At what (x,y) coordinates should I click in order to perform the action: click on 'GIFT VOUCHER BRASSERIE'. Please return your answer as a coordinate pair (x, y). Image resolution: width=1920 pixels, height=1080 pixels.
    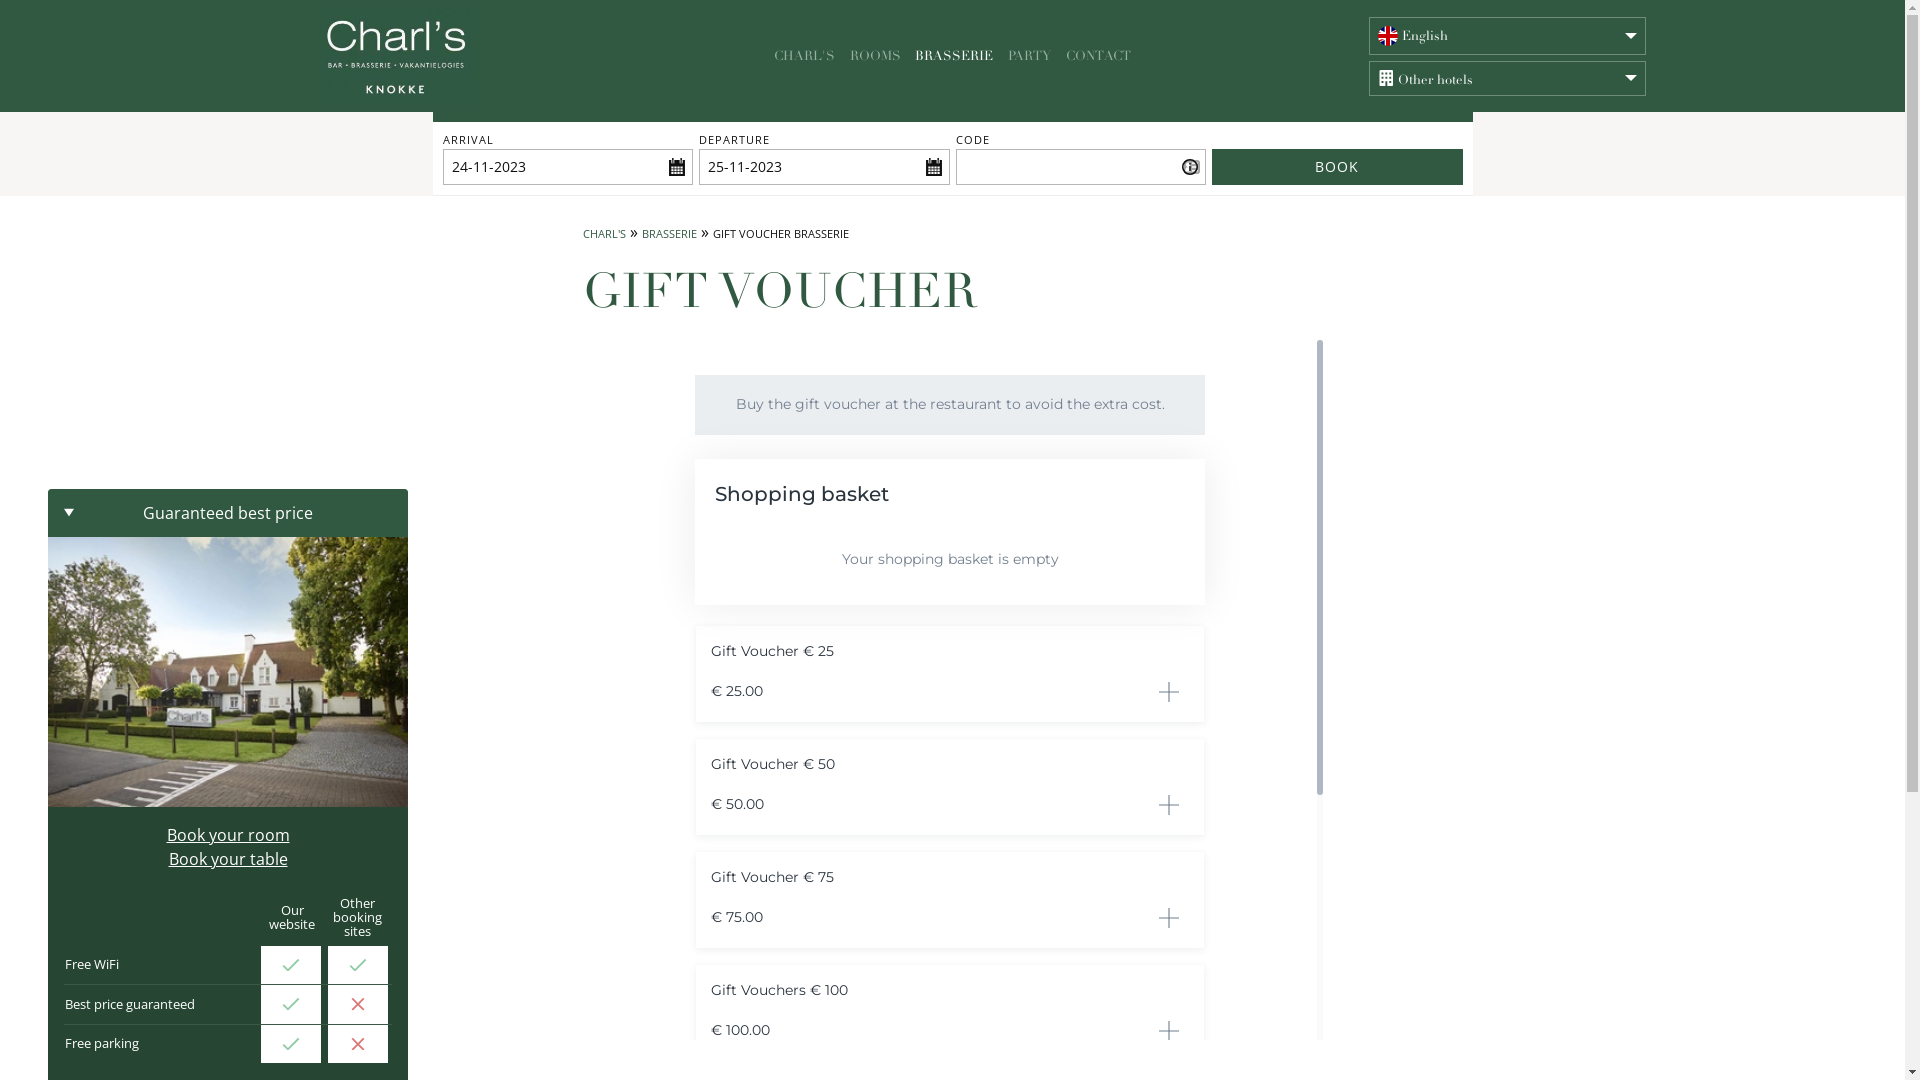
    Looking at the image, I should click on (778, 233).